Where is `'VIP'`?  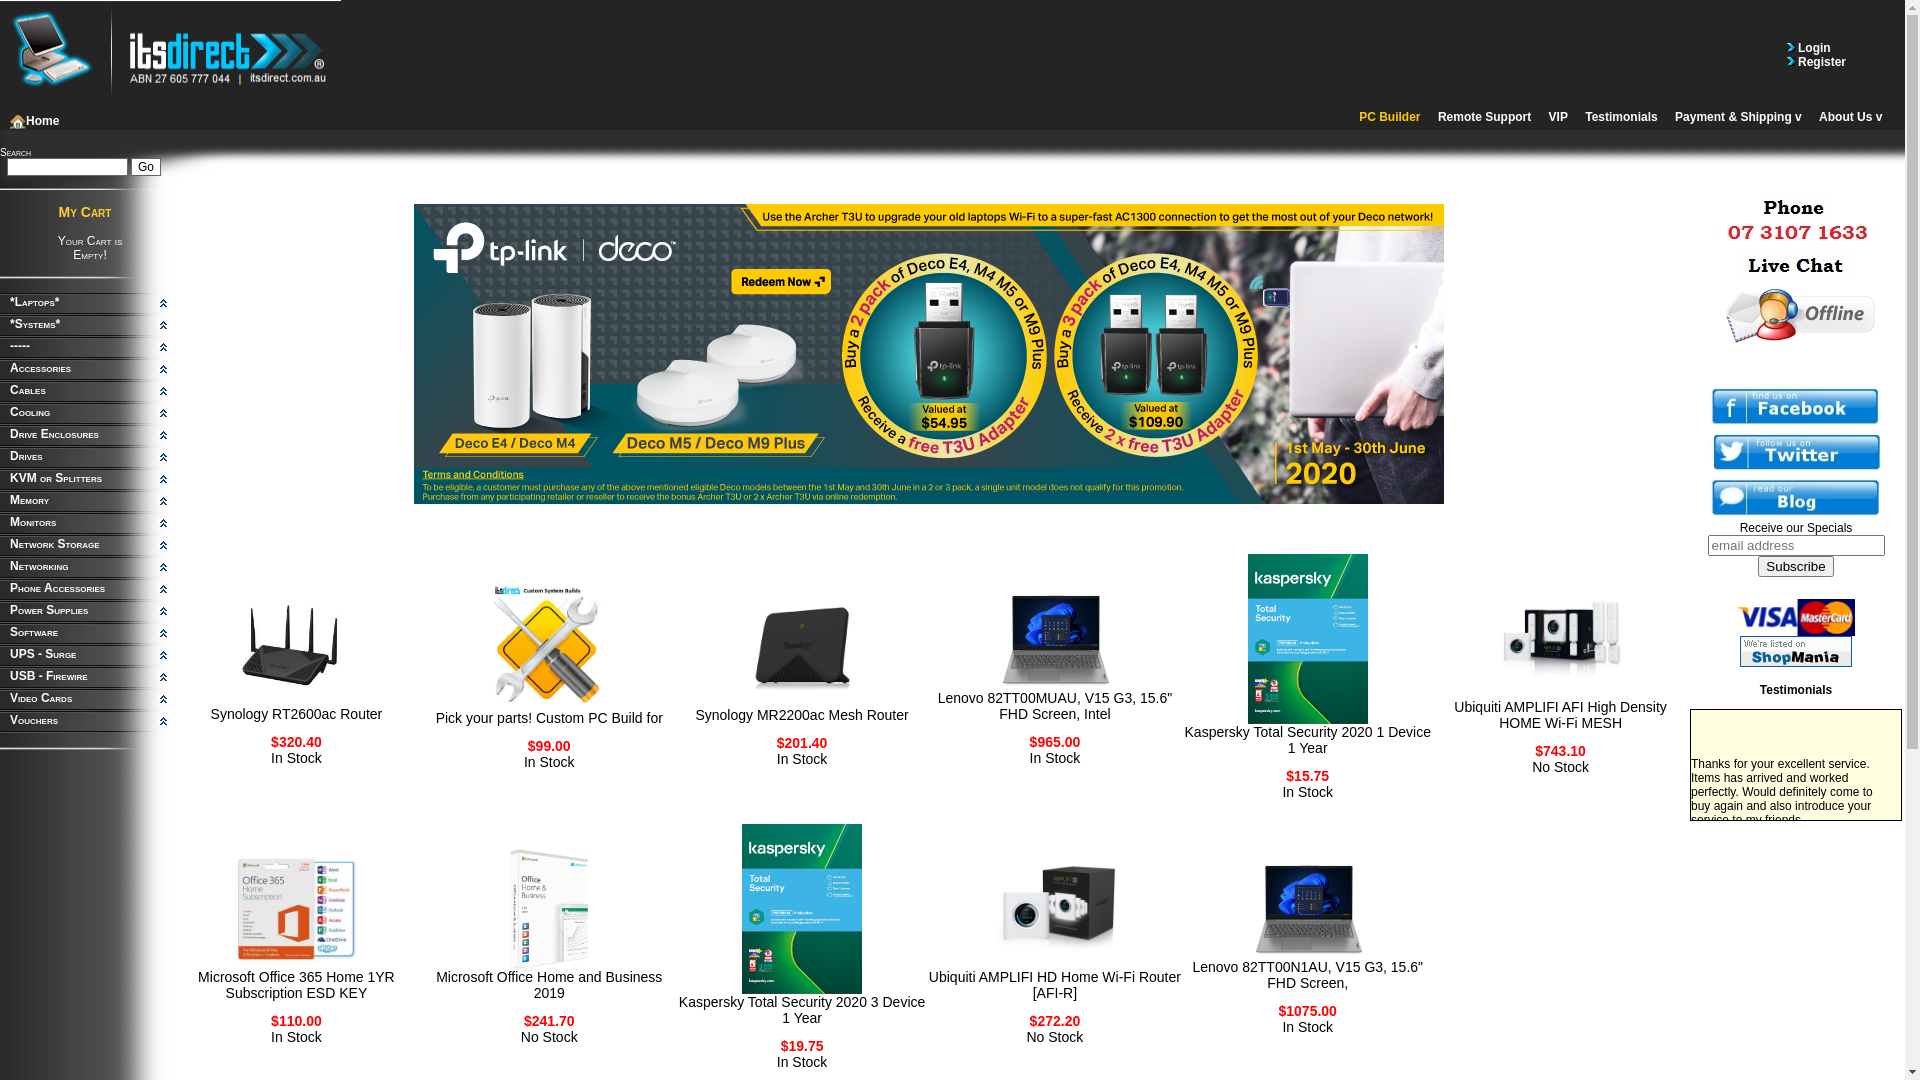 'VIP' is located at coordinates (1557, 116).